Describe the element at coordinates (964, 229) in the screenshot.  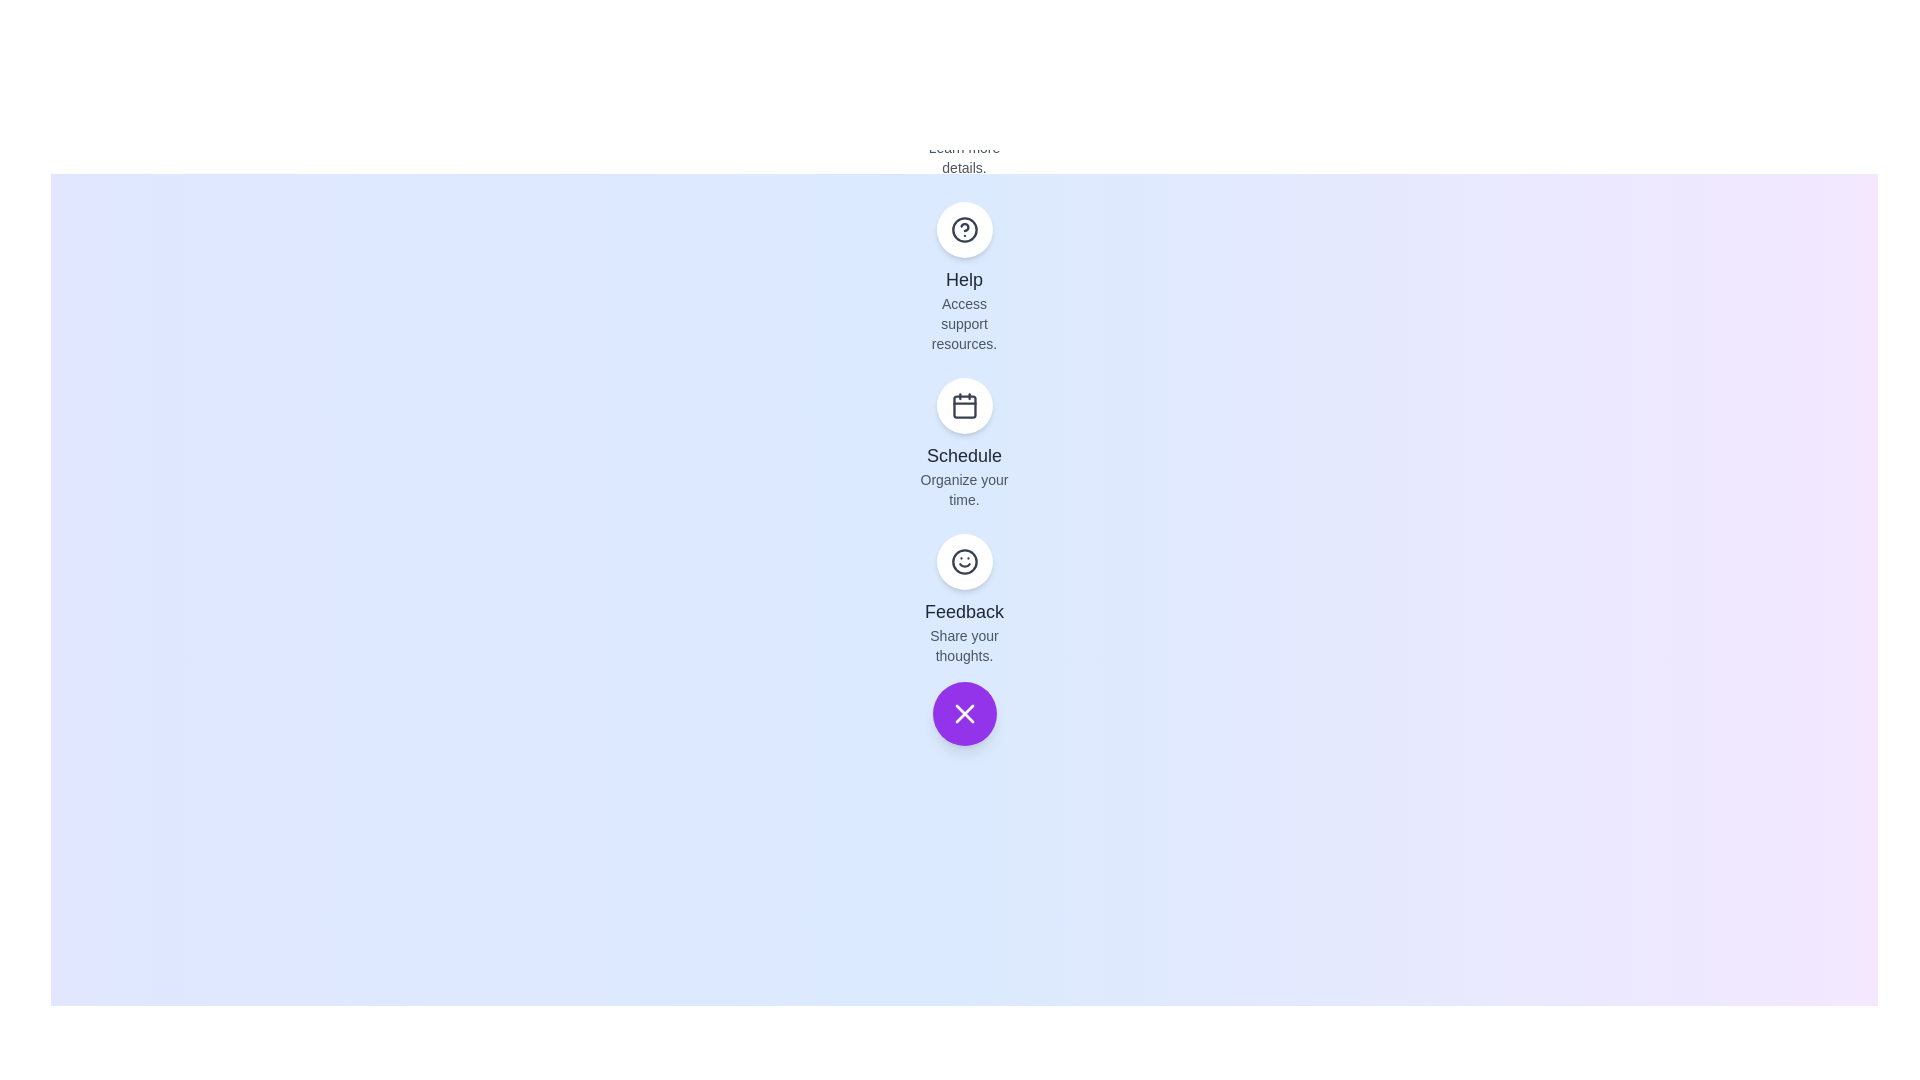
I see `the 'Help' button to access support resources` at that location.